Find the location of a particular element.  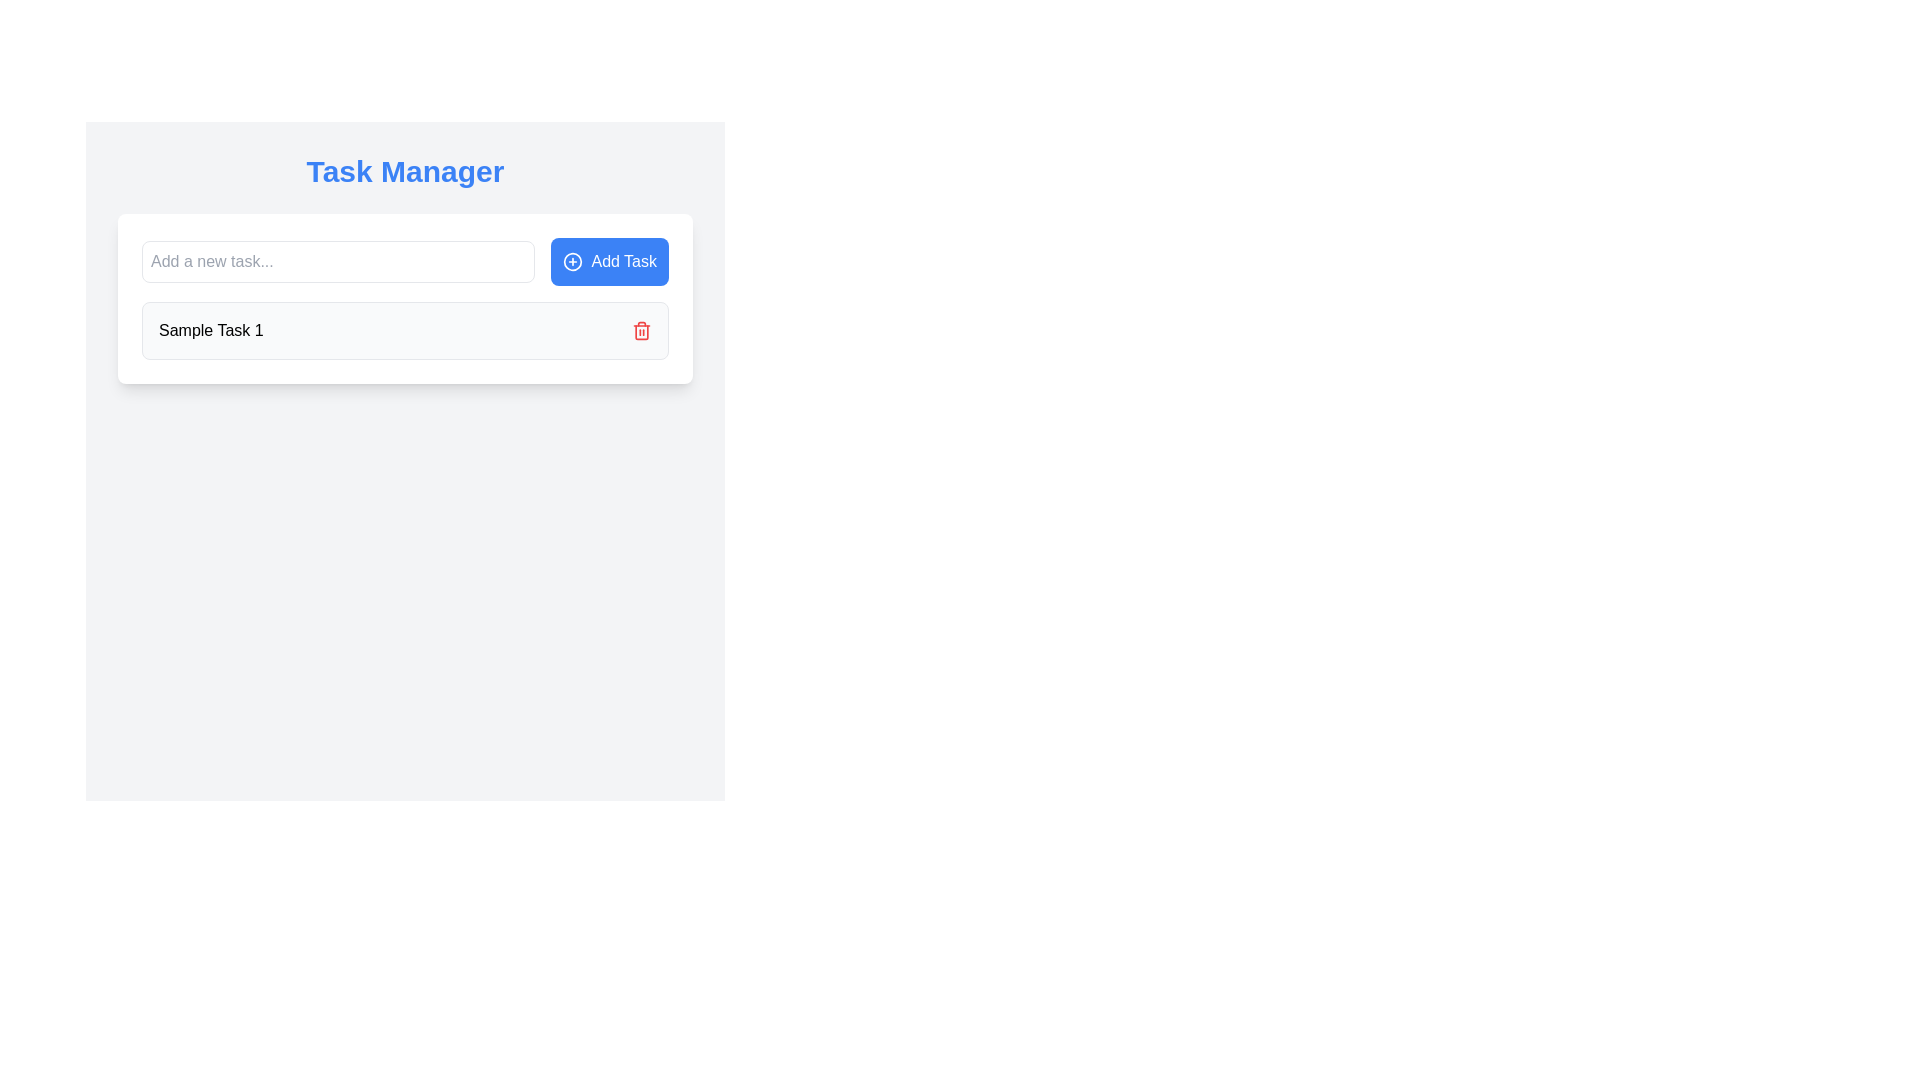

the blue rectangular button labeled 'Add Task' with a plus sign icon to observe its hover state effect is located at coordinates (609, 261).